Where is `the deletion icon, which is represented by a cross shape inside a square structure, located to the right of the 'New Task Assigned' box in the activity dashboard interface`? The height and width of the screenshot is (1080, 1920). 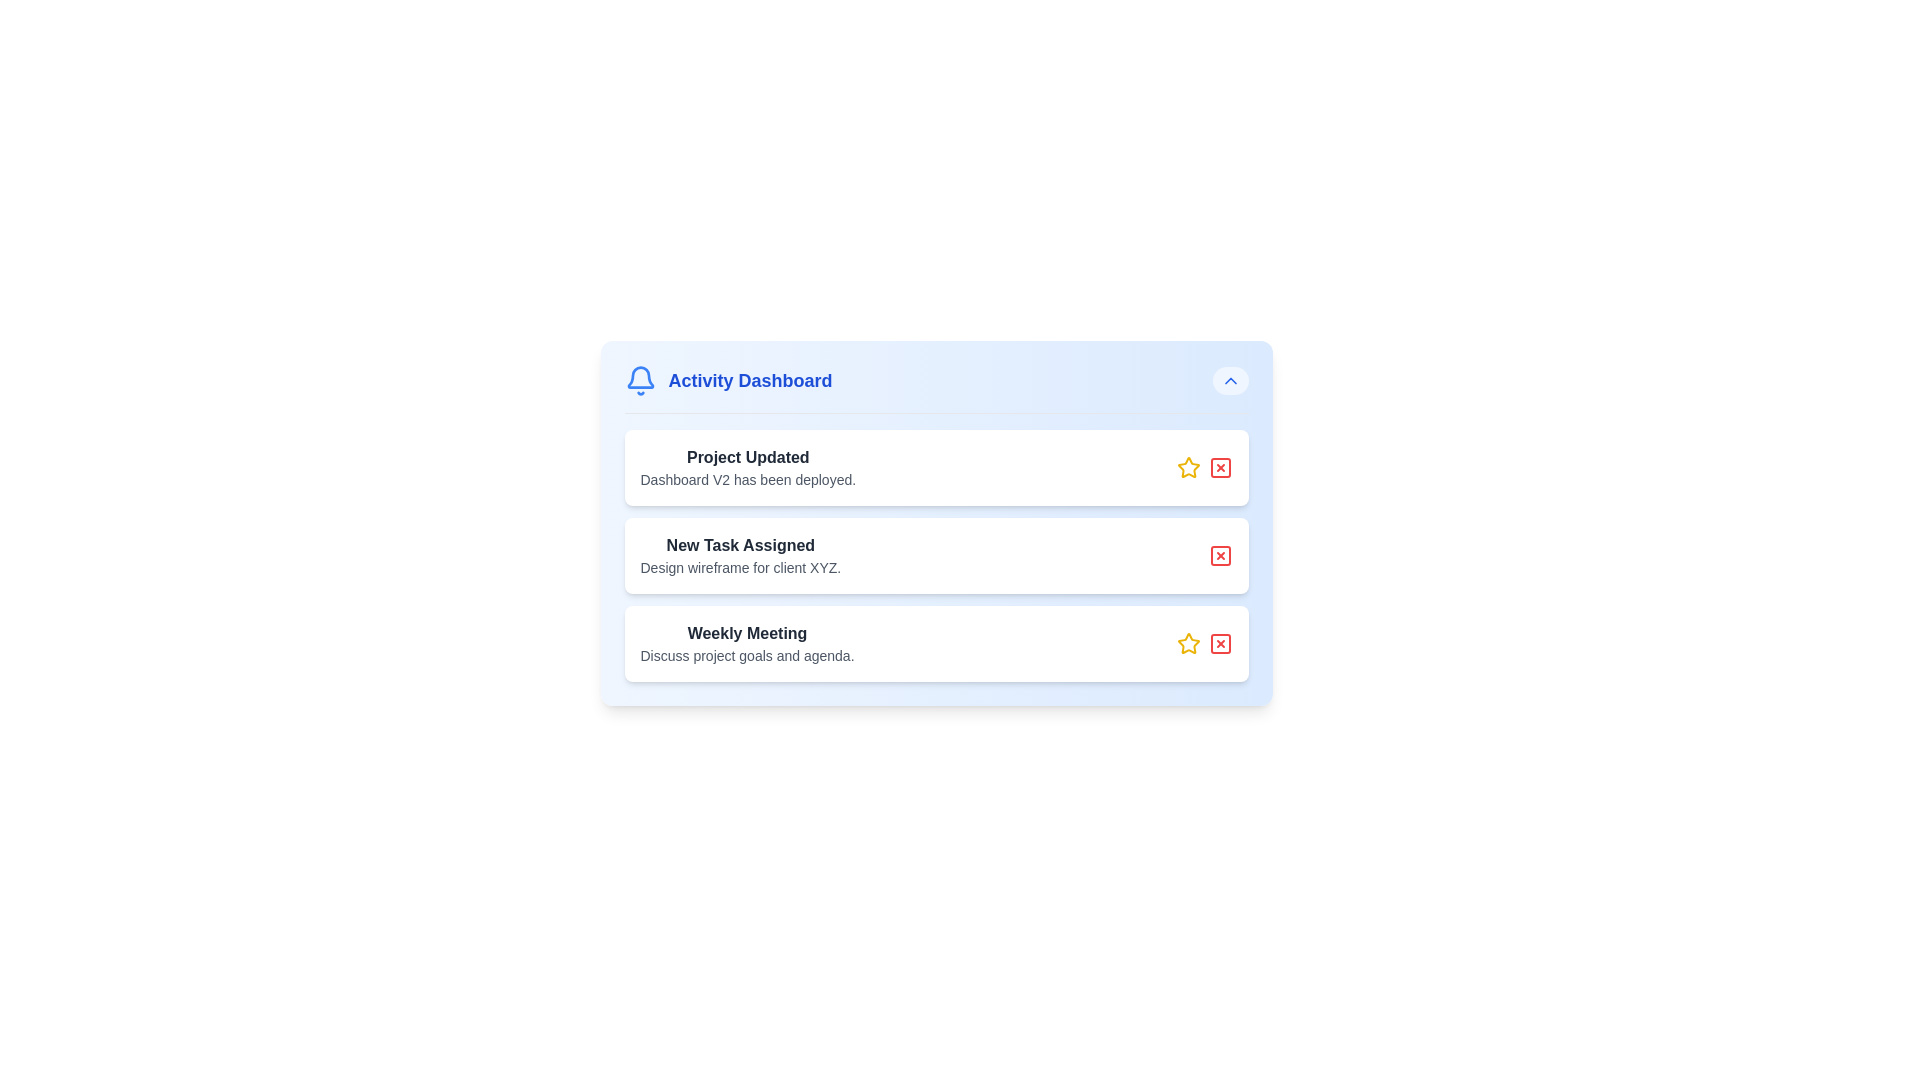 the deletion icon, which is represented by a cross shape inside a square structure, located to the right of the 'New Task Assigned' box in the activity dashboard interface is located at coordinates (1219, 467).